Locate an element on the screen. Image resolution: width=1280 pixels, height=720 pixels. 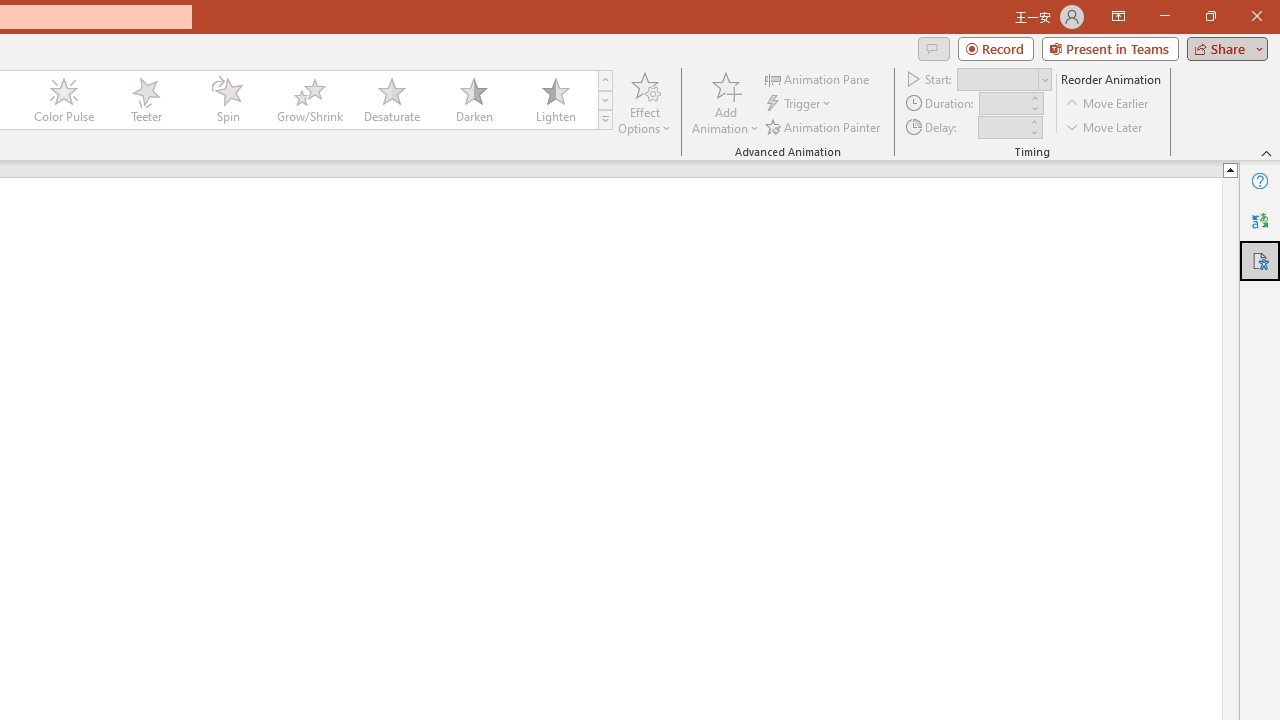
'Move Later' is located at coordinates (1104, 127).